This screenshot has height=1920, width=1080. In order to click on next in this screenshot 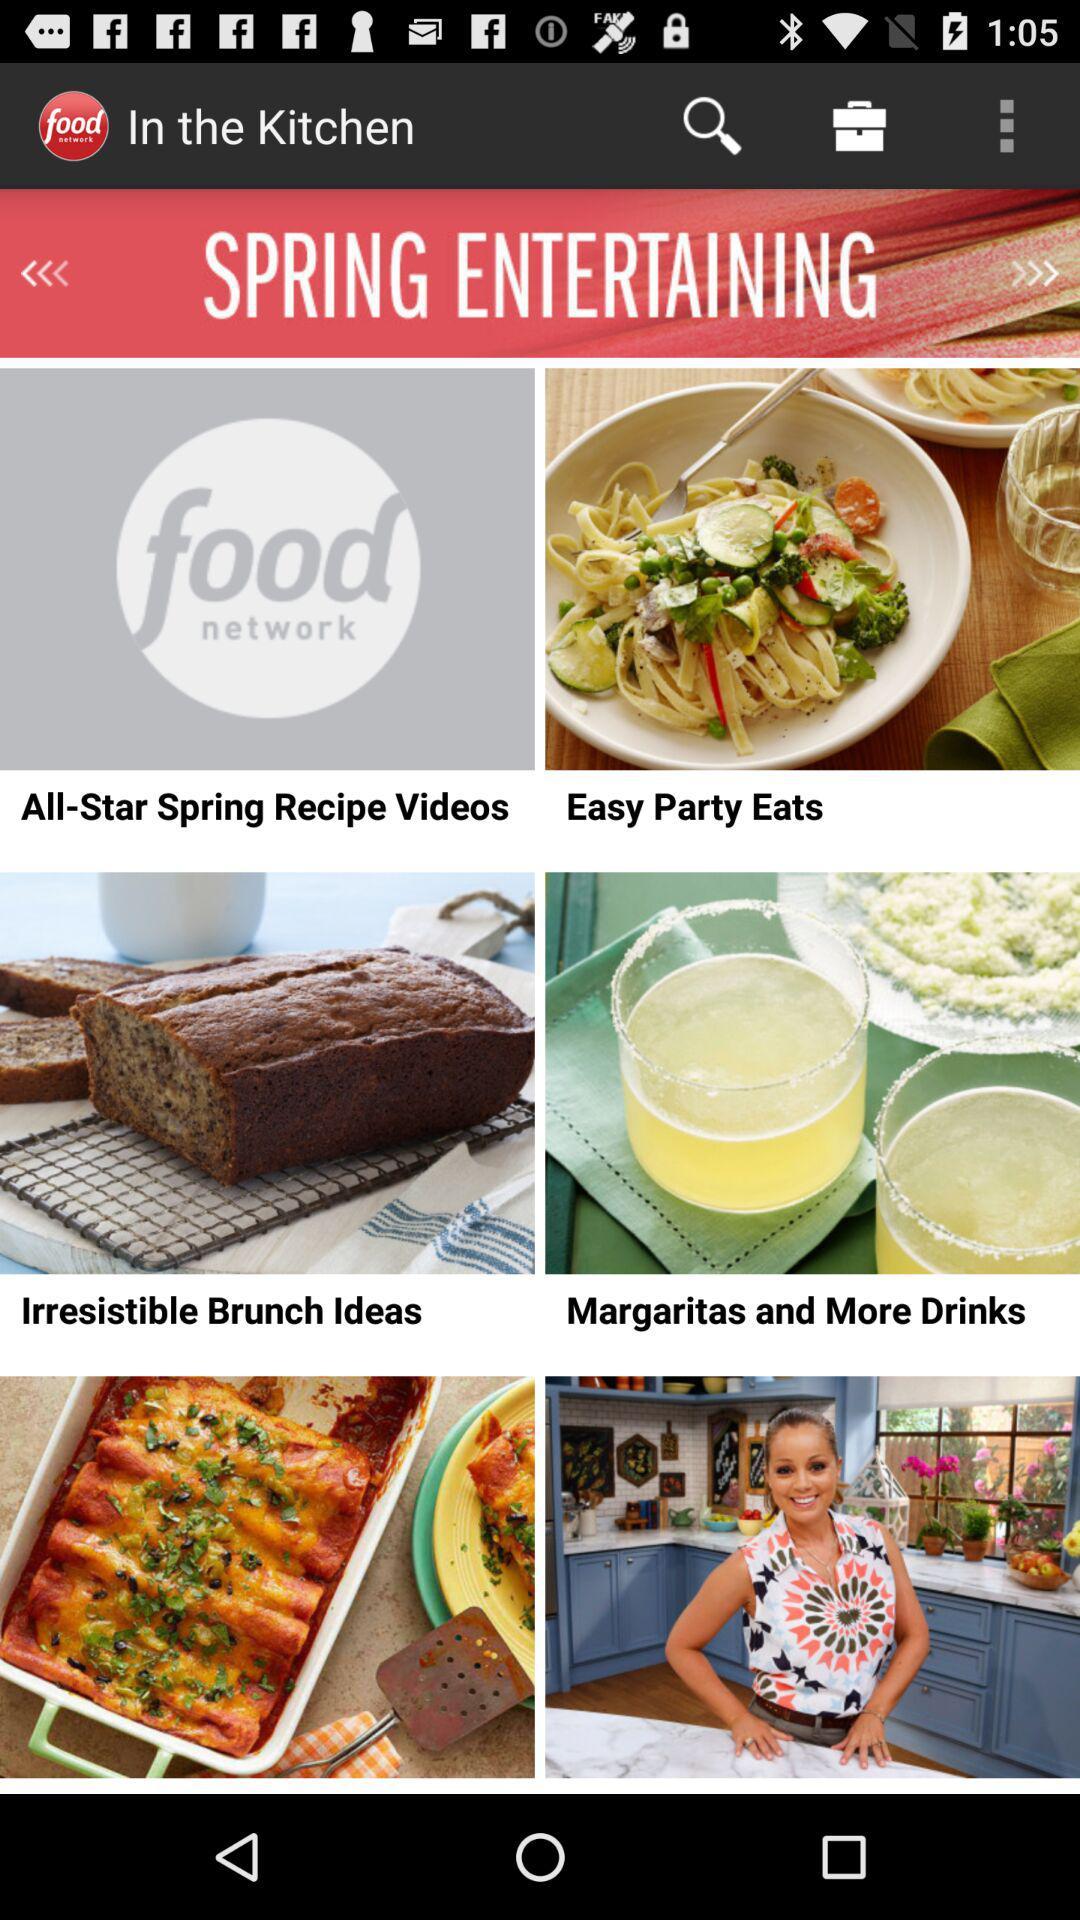, I will do `click(1035, 272)`.